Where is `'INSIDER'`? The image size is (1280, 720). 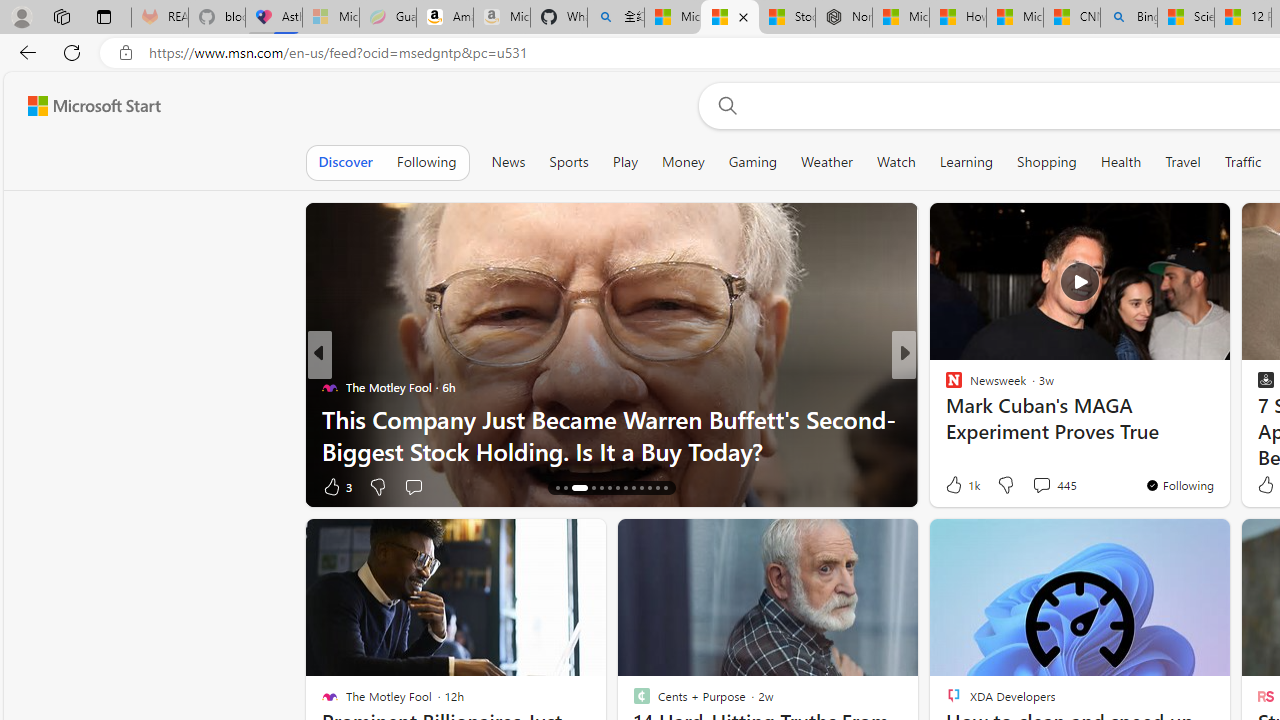 'INSIDER' is located at coordinates (944, 387).